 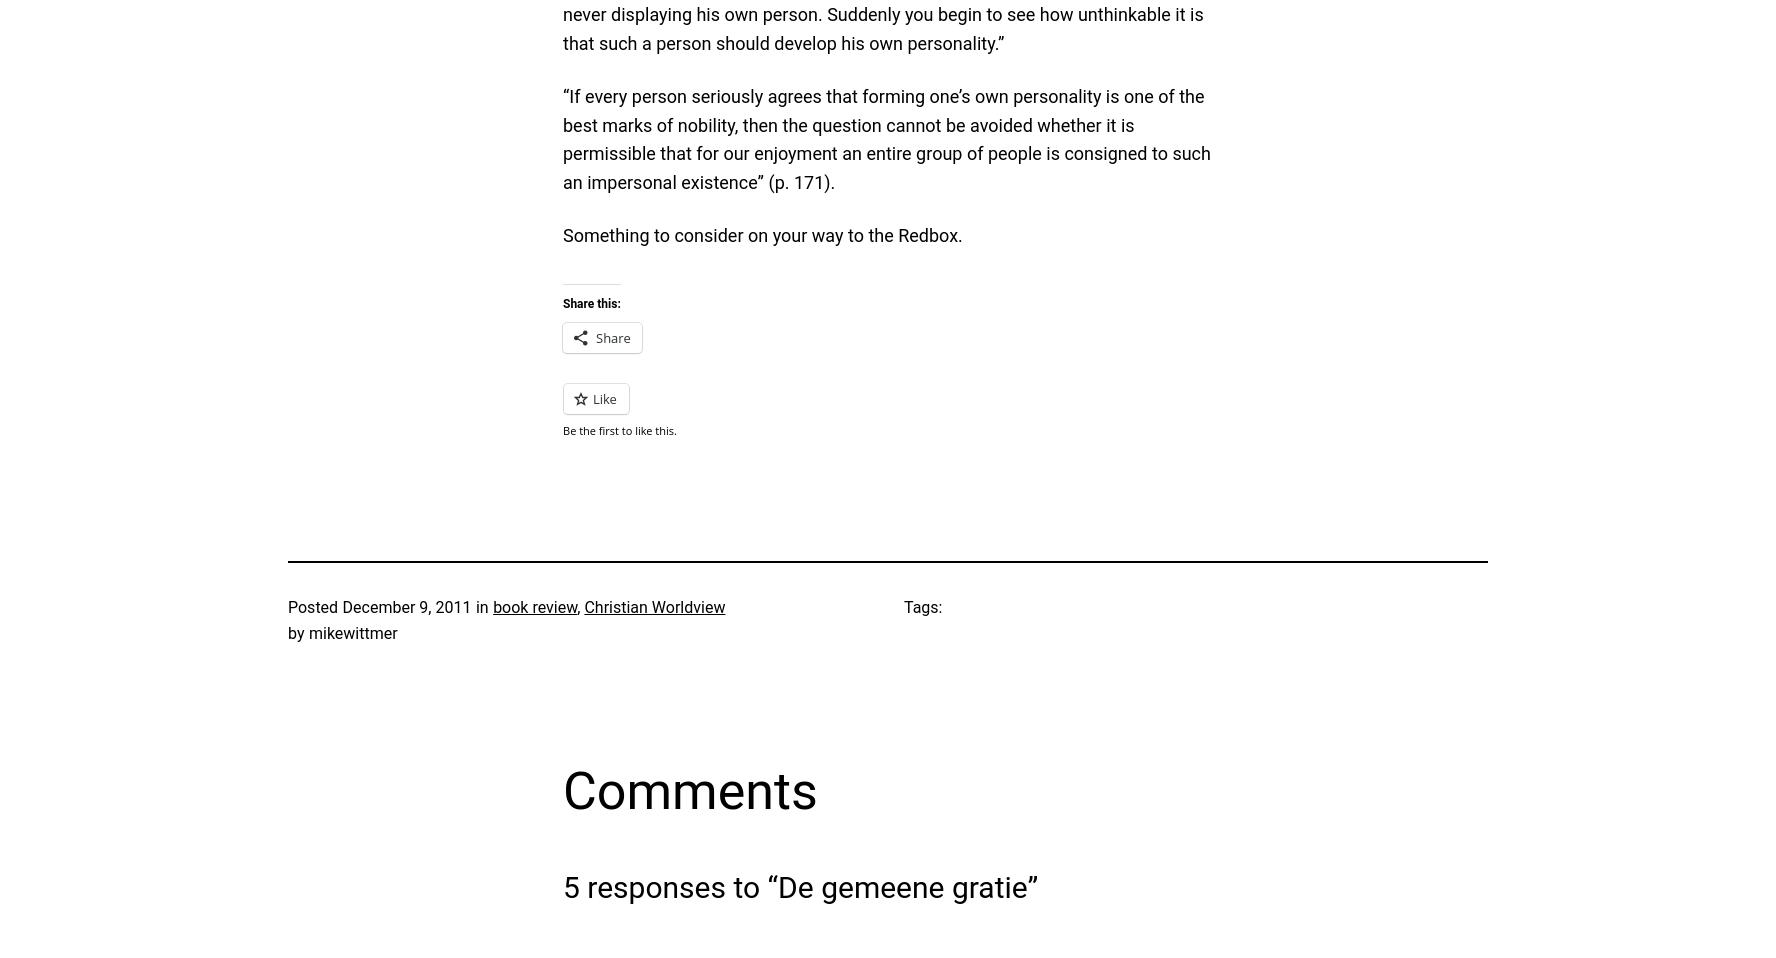 What do you see at coordinates (562, 886) in the screenshot?
I see `'5 responses to “De gemeene gratie”'` at bounding box center [562, 886].